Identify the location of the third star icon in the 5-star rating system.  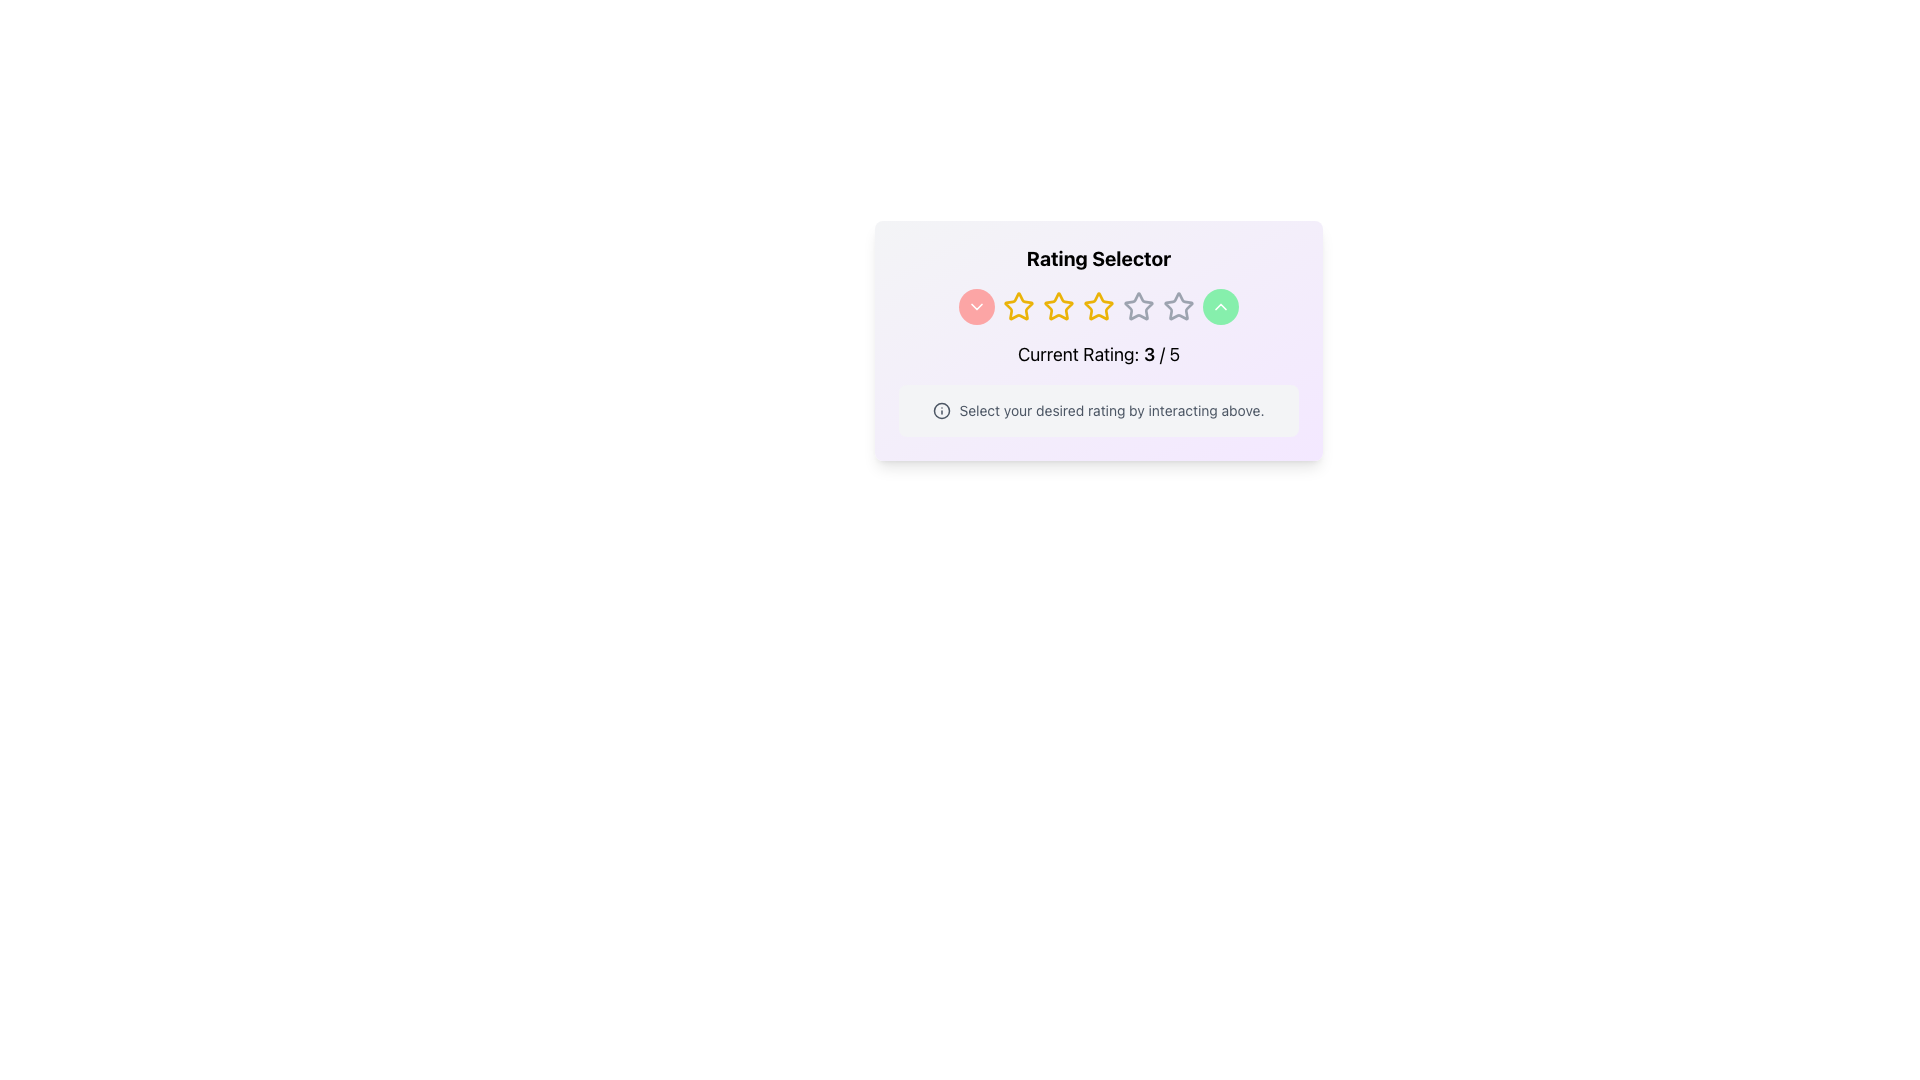
(1058, 307).